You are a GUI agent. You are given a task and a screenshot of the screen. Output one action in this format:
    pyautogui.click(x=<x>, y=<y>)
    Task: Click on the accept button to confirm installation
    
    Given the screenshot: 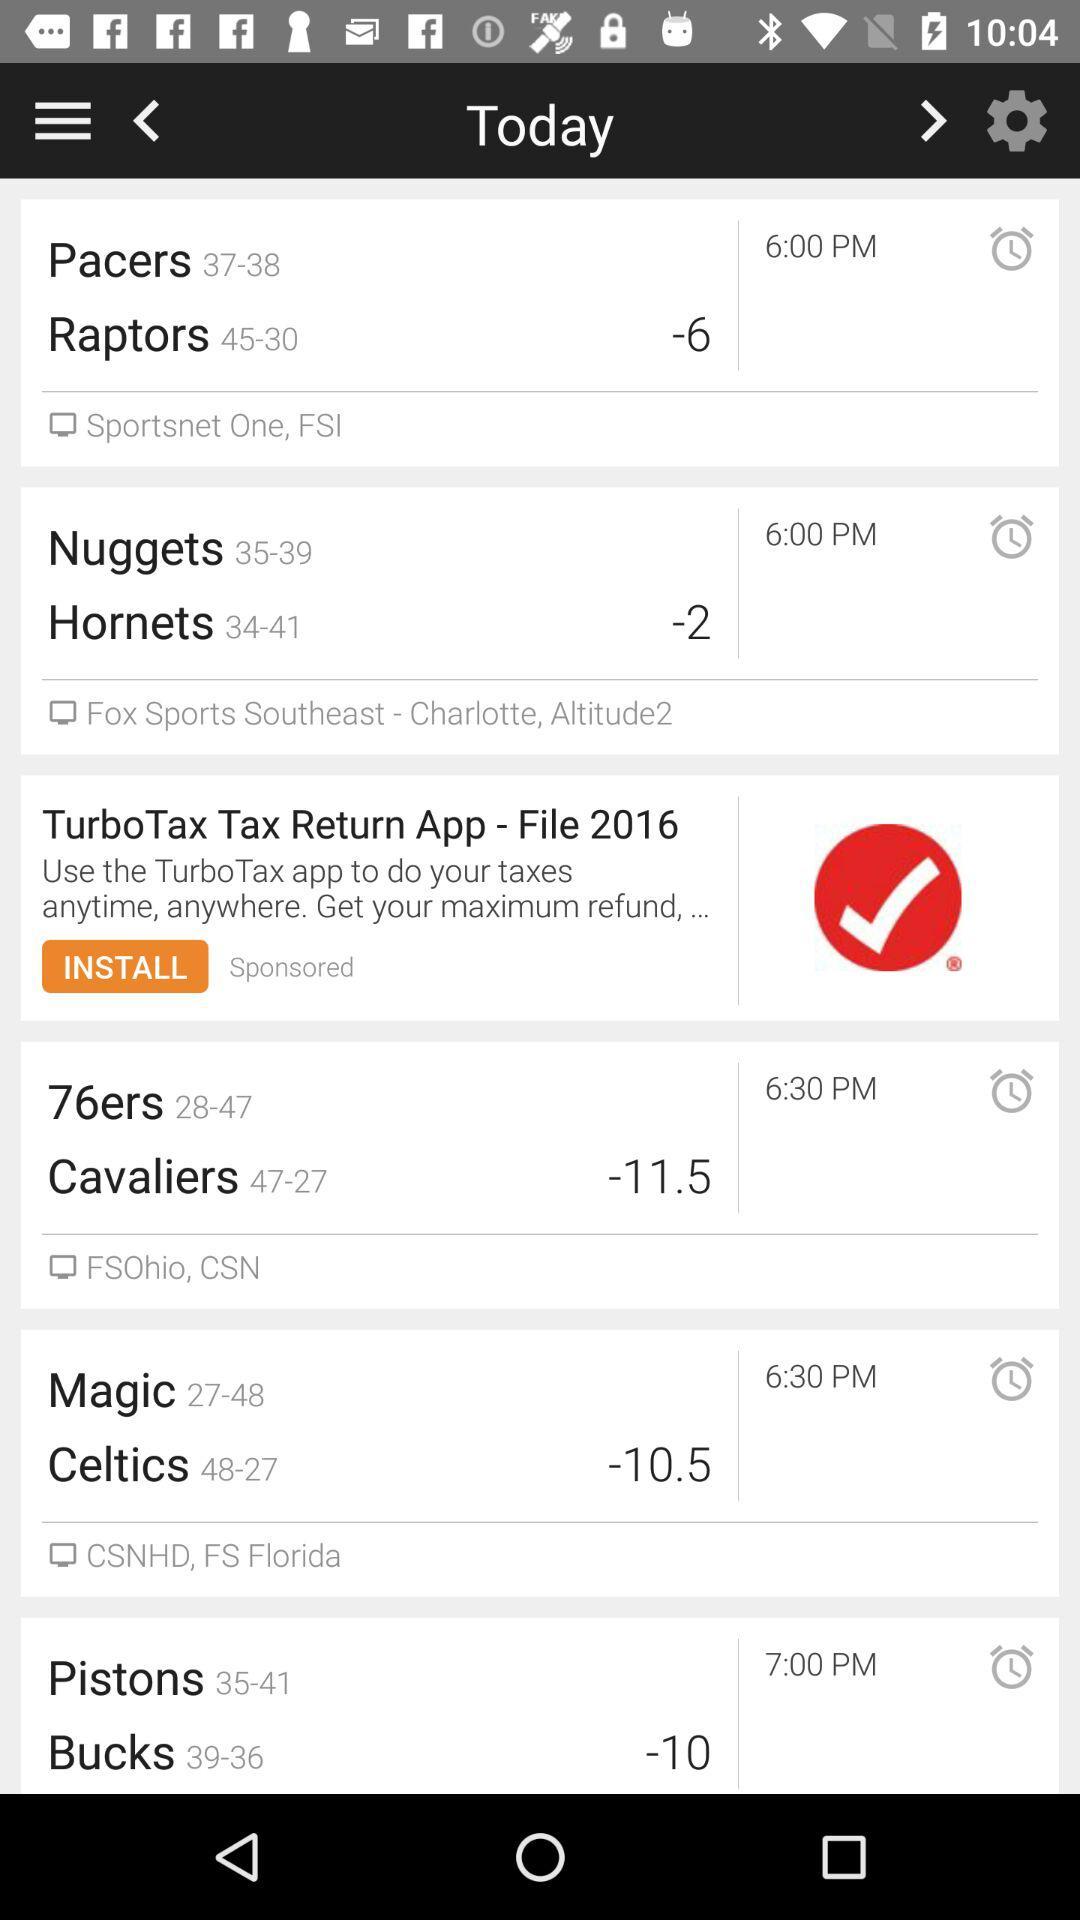 What is the action you would take?
    pyautogui.click(x=886, y=896)
    